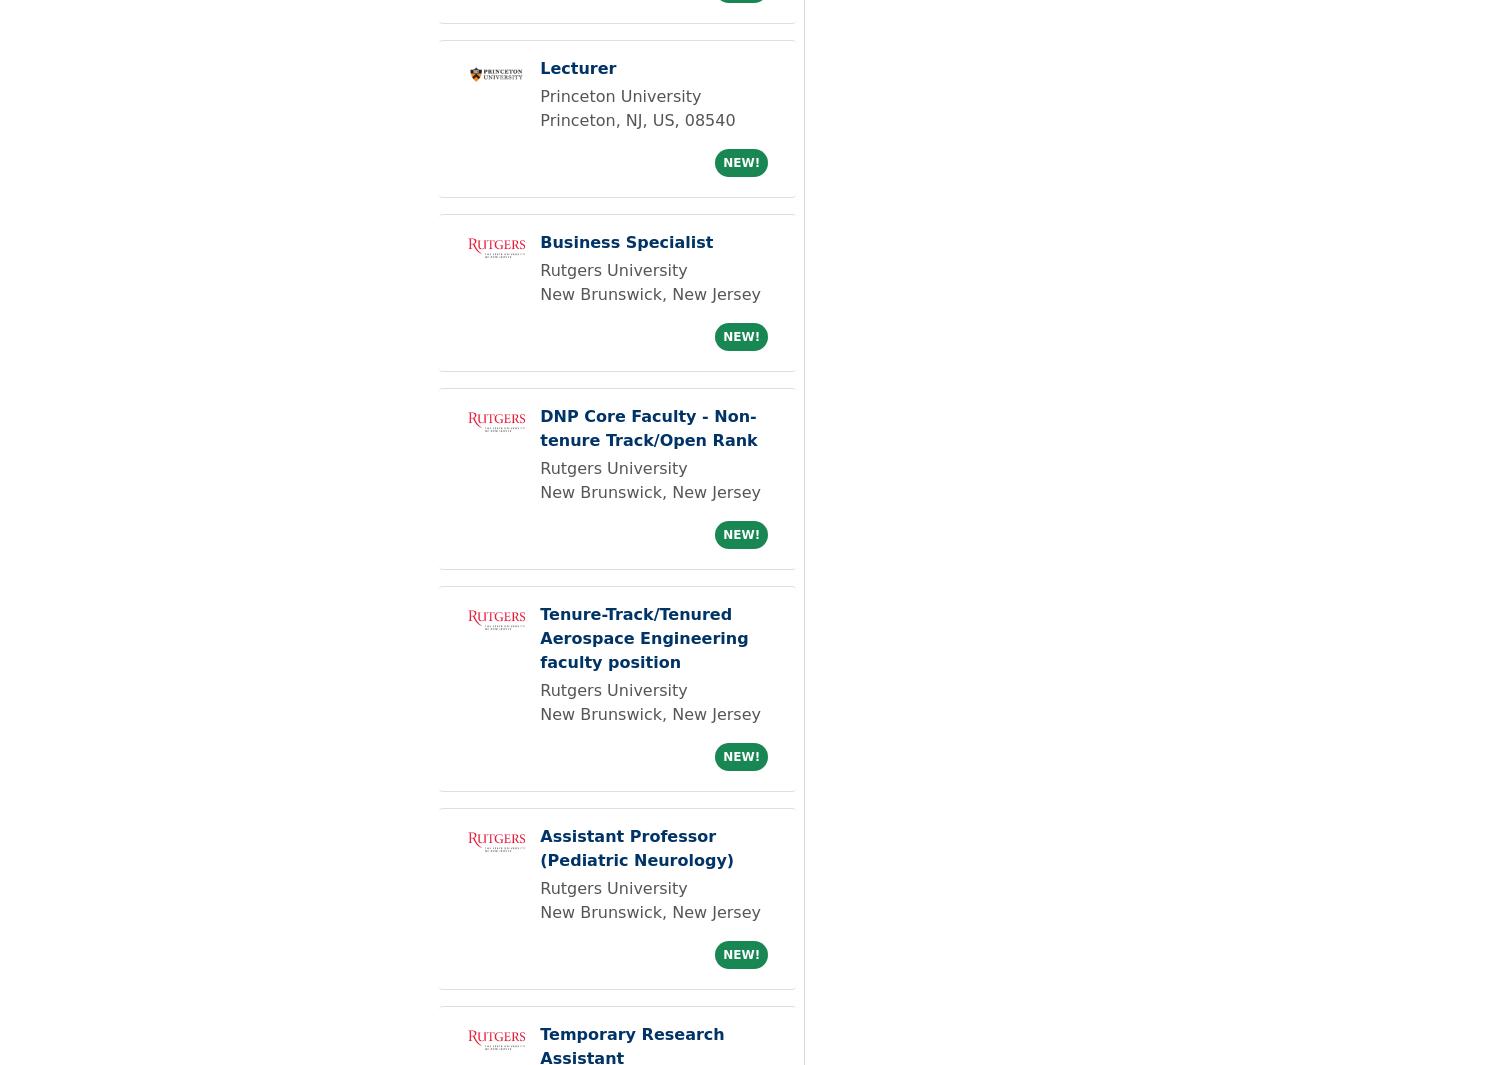 The height and width of the screenshot is (1065, 1500). Describe the element at coordinates (540, 119) in the screenshot. I see `'Princeton, NJ, US, 08540'` at that location.